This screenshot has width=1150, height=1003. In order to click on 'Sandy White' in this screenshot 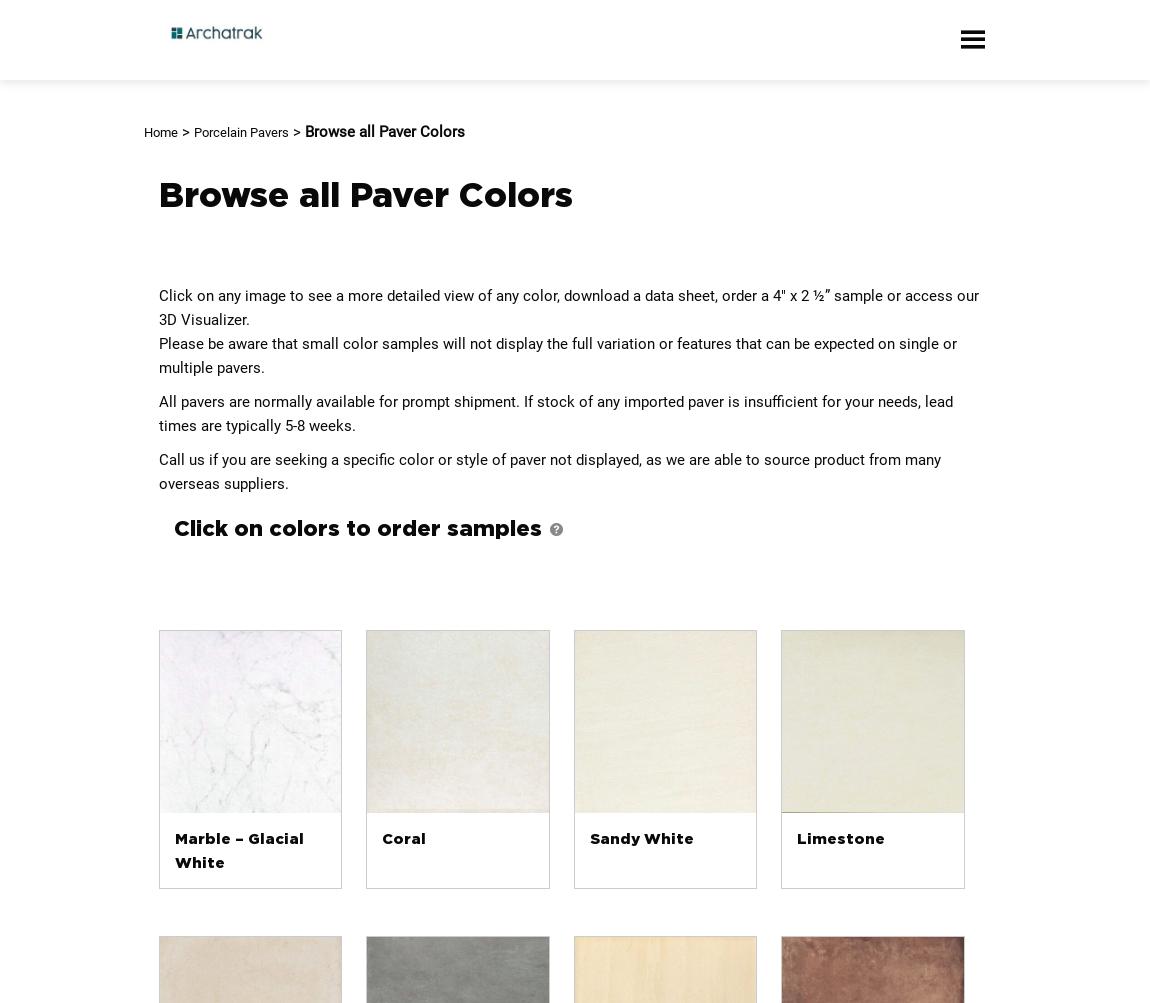, I will do `click(640, 838)`.